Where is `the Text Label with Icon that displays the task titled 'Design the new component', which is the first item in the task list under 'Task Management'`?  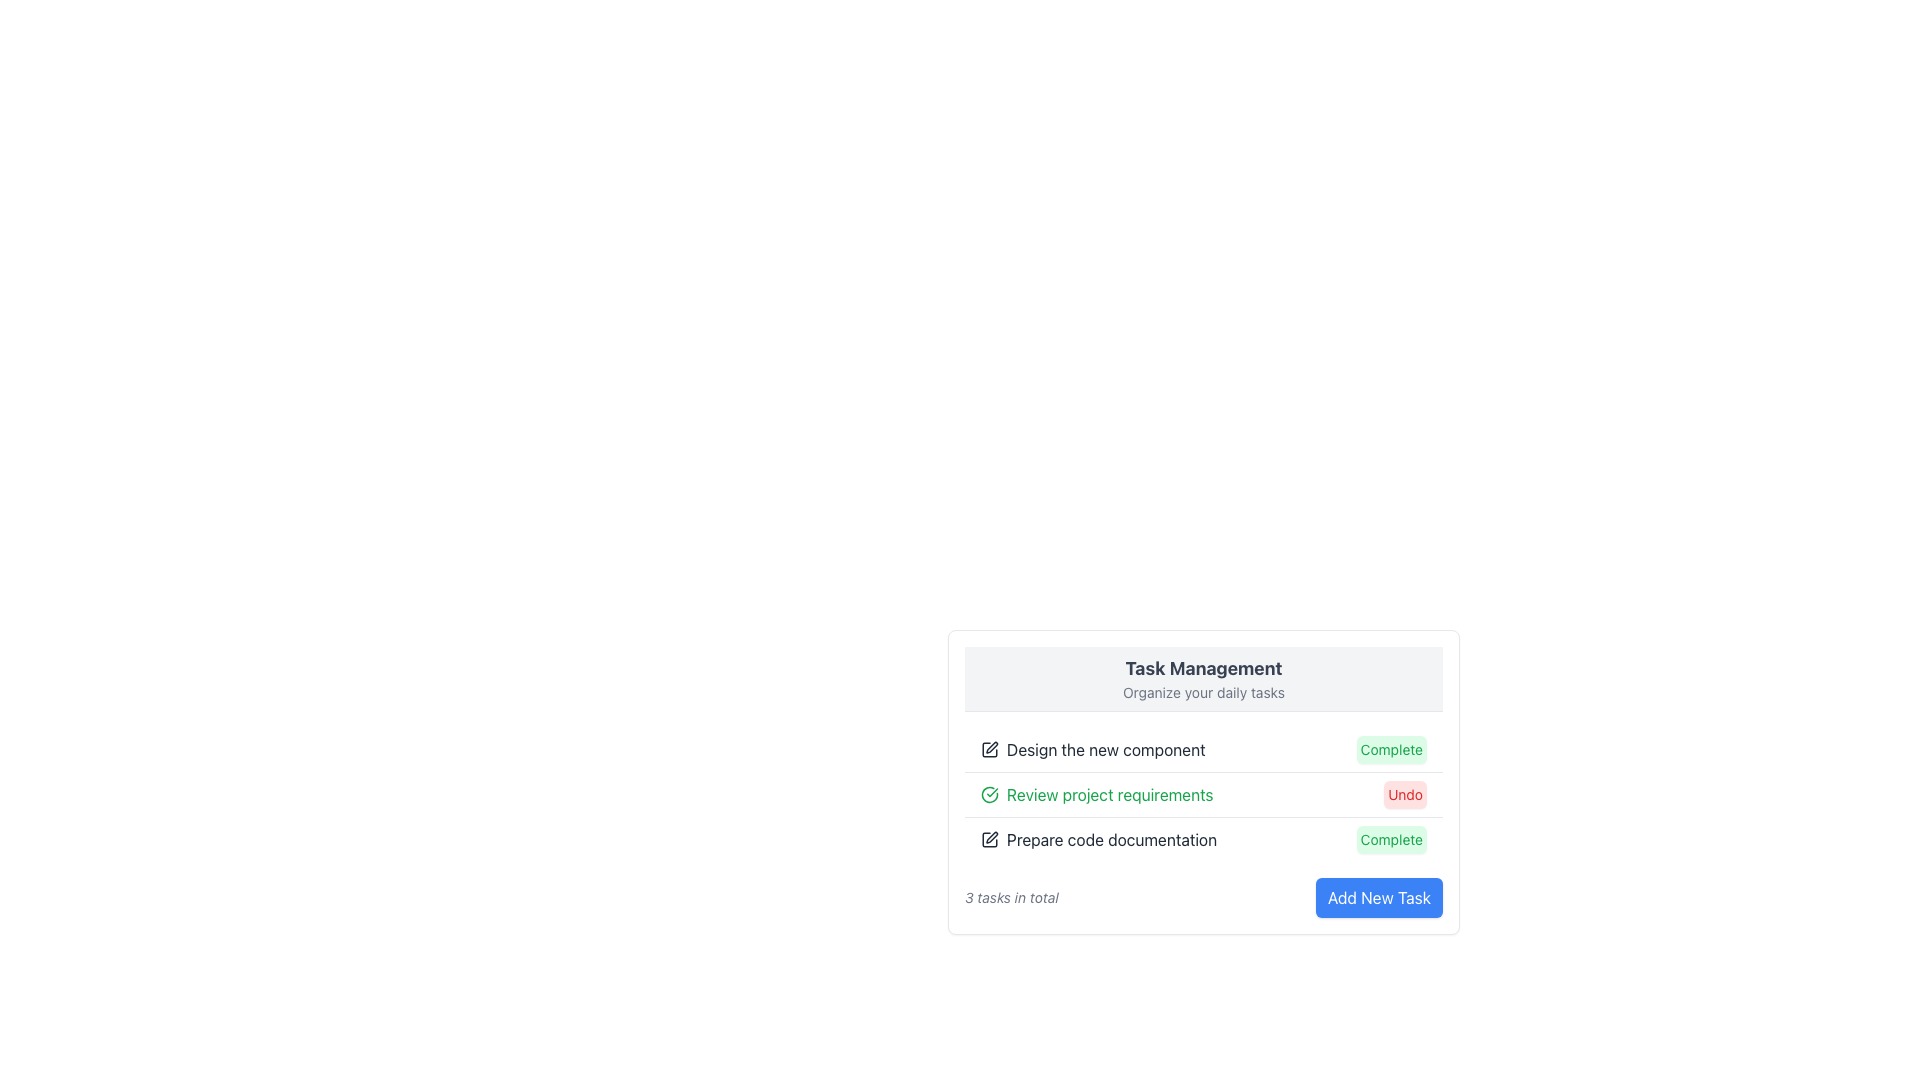
the Text Label with Icon that displays the task titled 'Design the new component', which is the first item in the task list under 'Task Management' is located at coordinates (1092, 749).